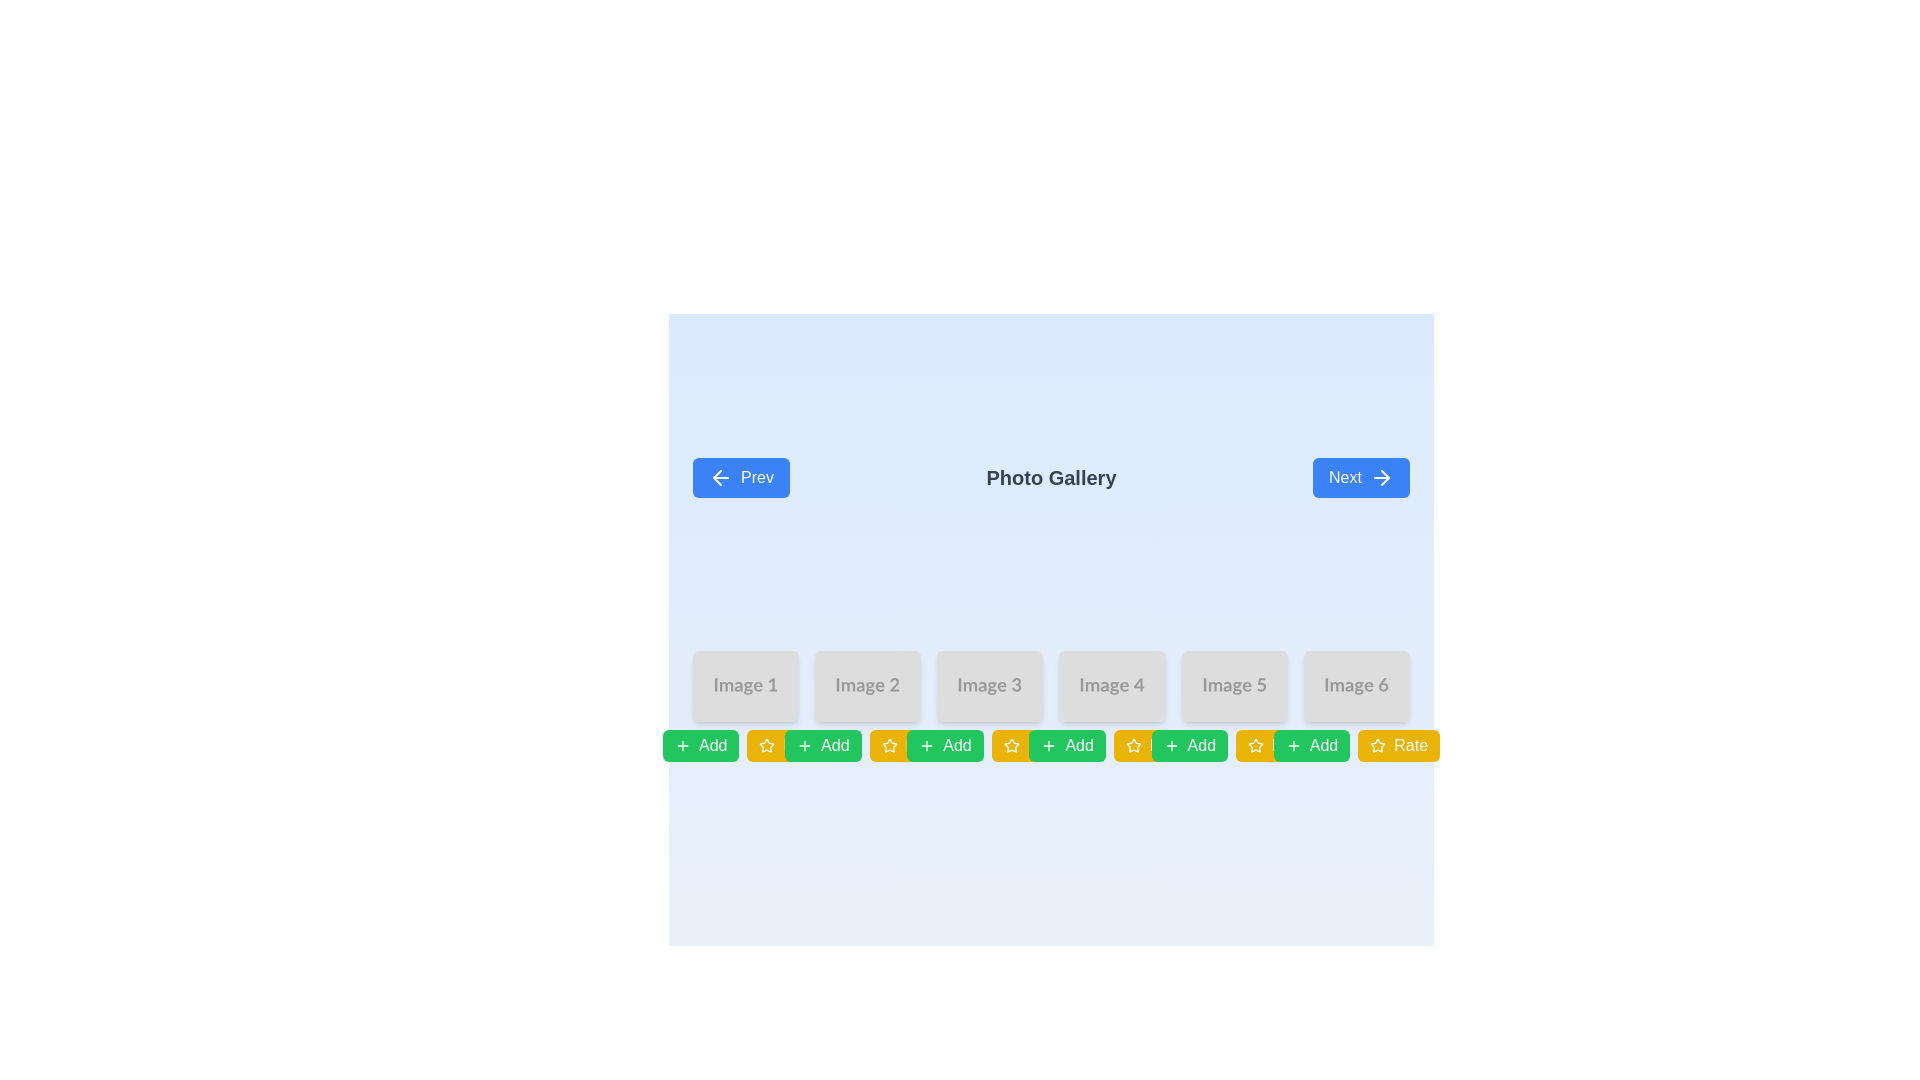  I want to click on the green button labeled 'Add' with rounded corners to change its background color, so click(823, 745).